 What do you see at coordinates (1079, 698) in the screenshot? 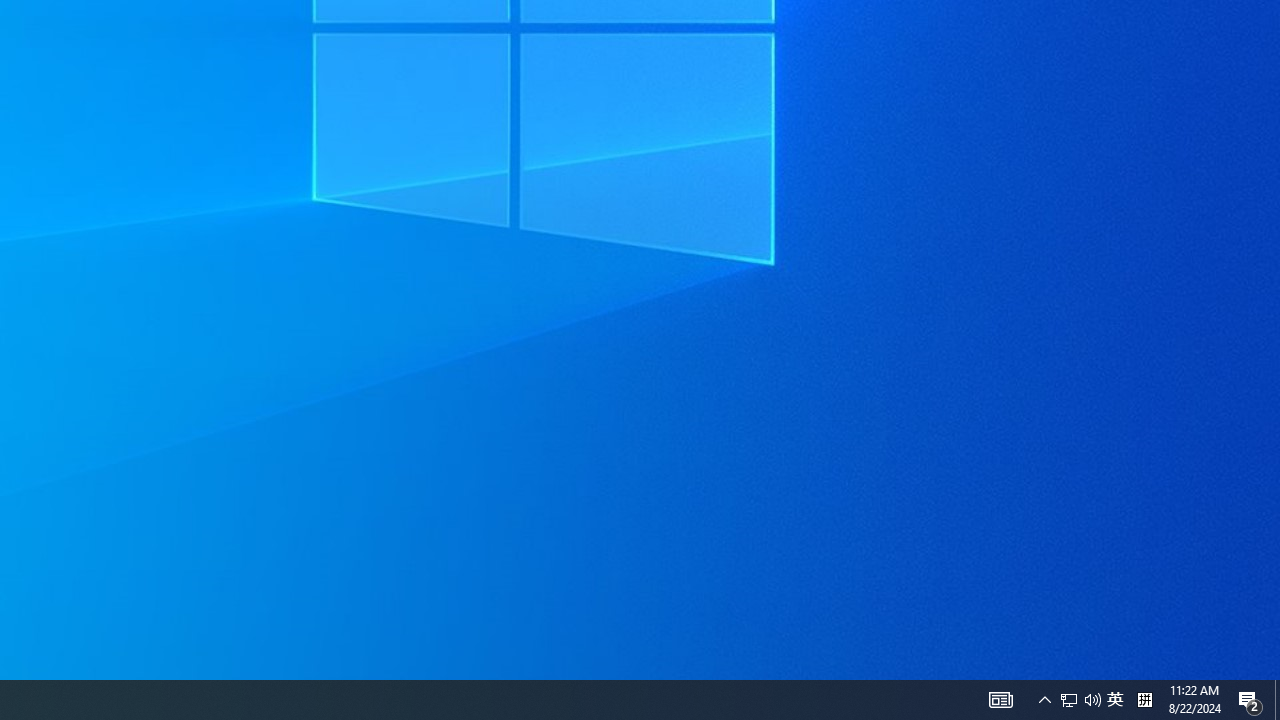
I see `'User Promoted Notification Area'` at bounding box center [1079, 698].